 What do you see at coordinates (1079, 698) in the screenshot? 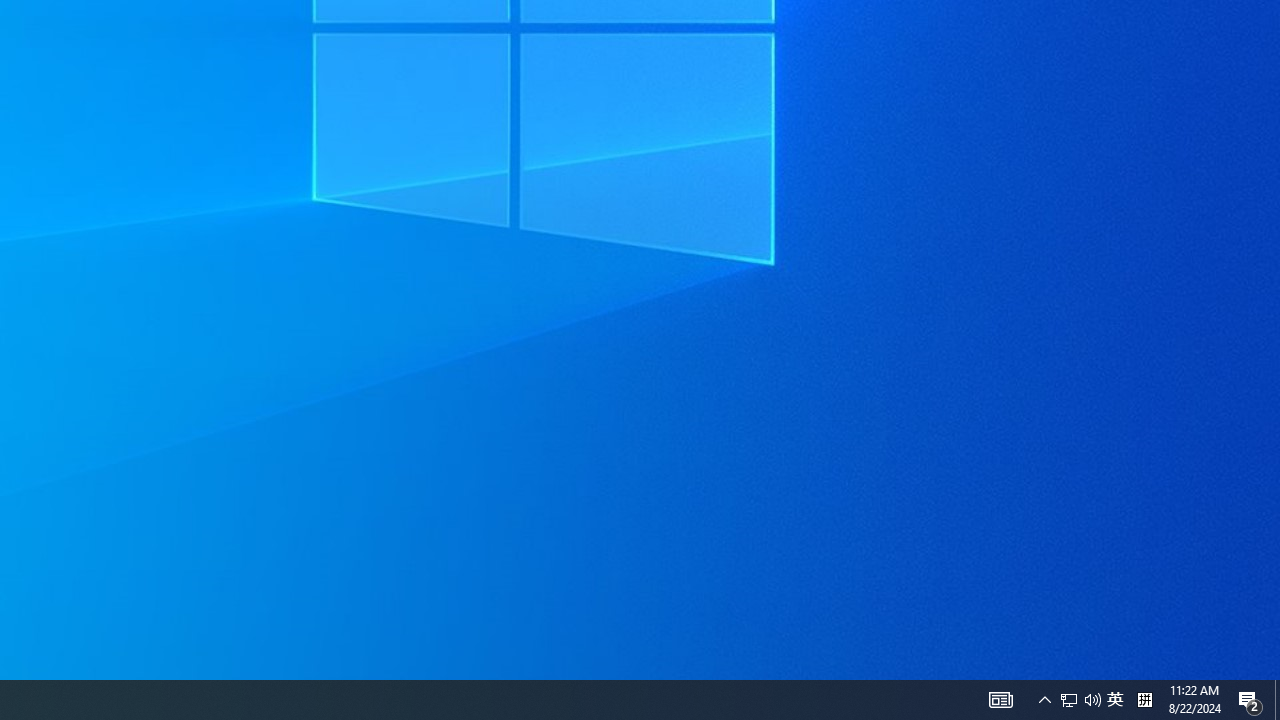
I see `'User Promoted Notification Area'` at bounding box center [1079, 698].